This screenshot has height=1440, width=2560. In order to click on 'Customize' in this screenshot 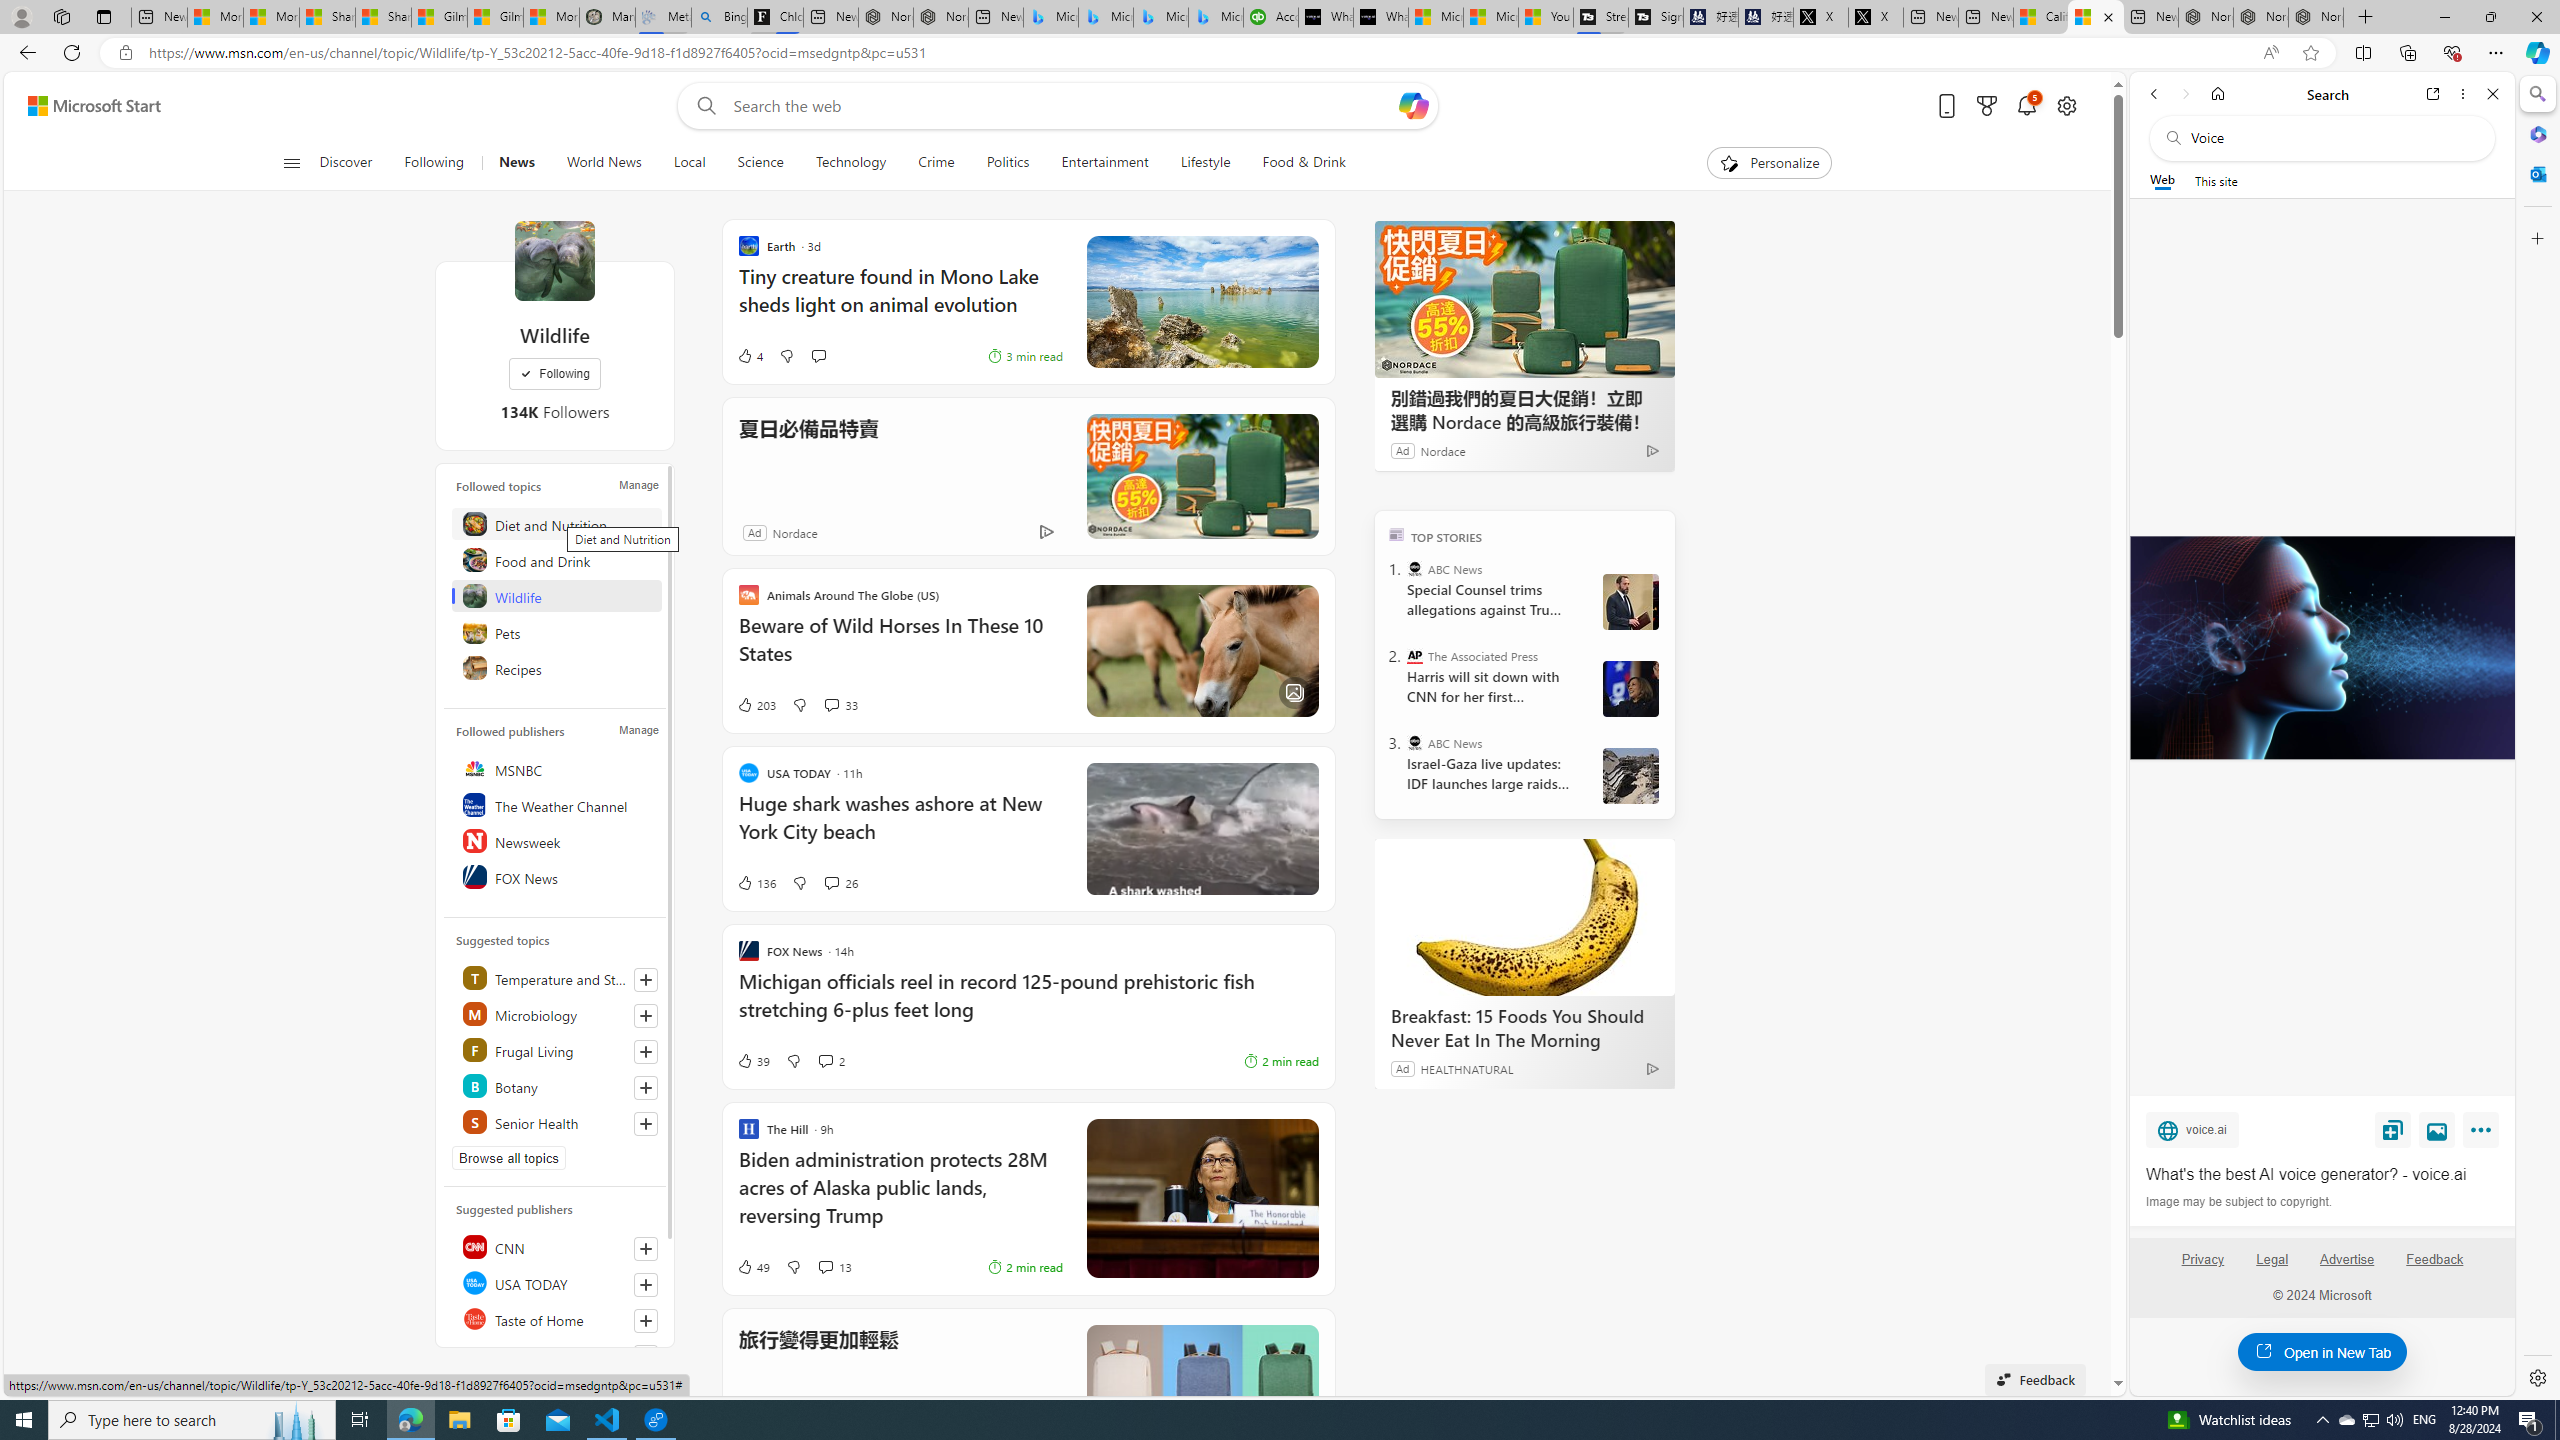, I will do `click(2535, 237)`.